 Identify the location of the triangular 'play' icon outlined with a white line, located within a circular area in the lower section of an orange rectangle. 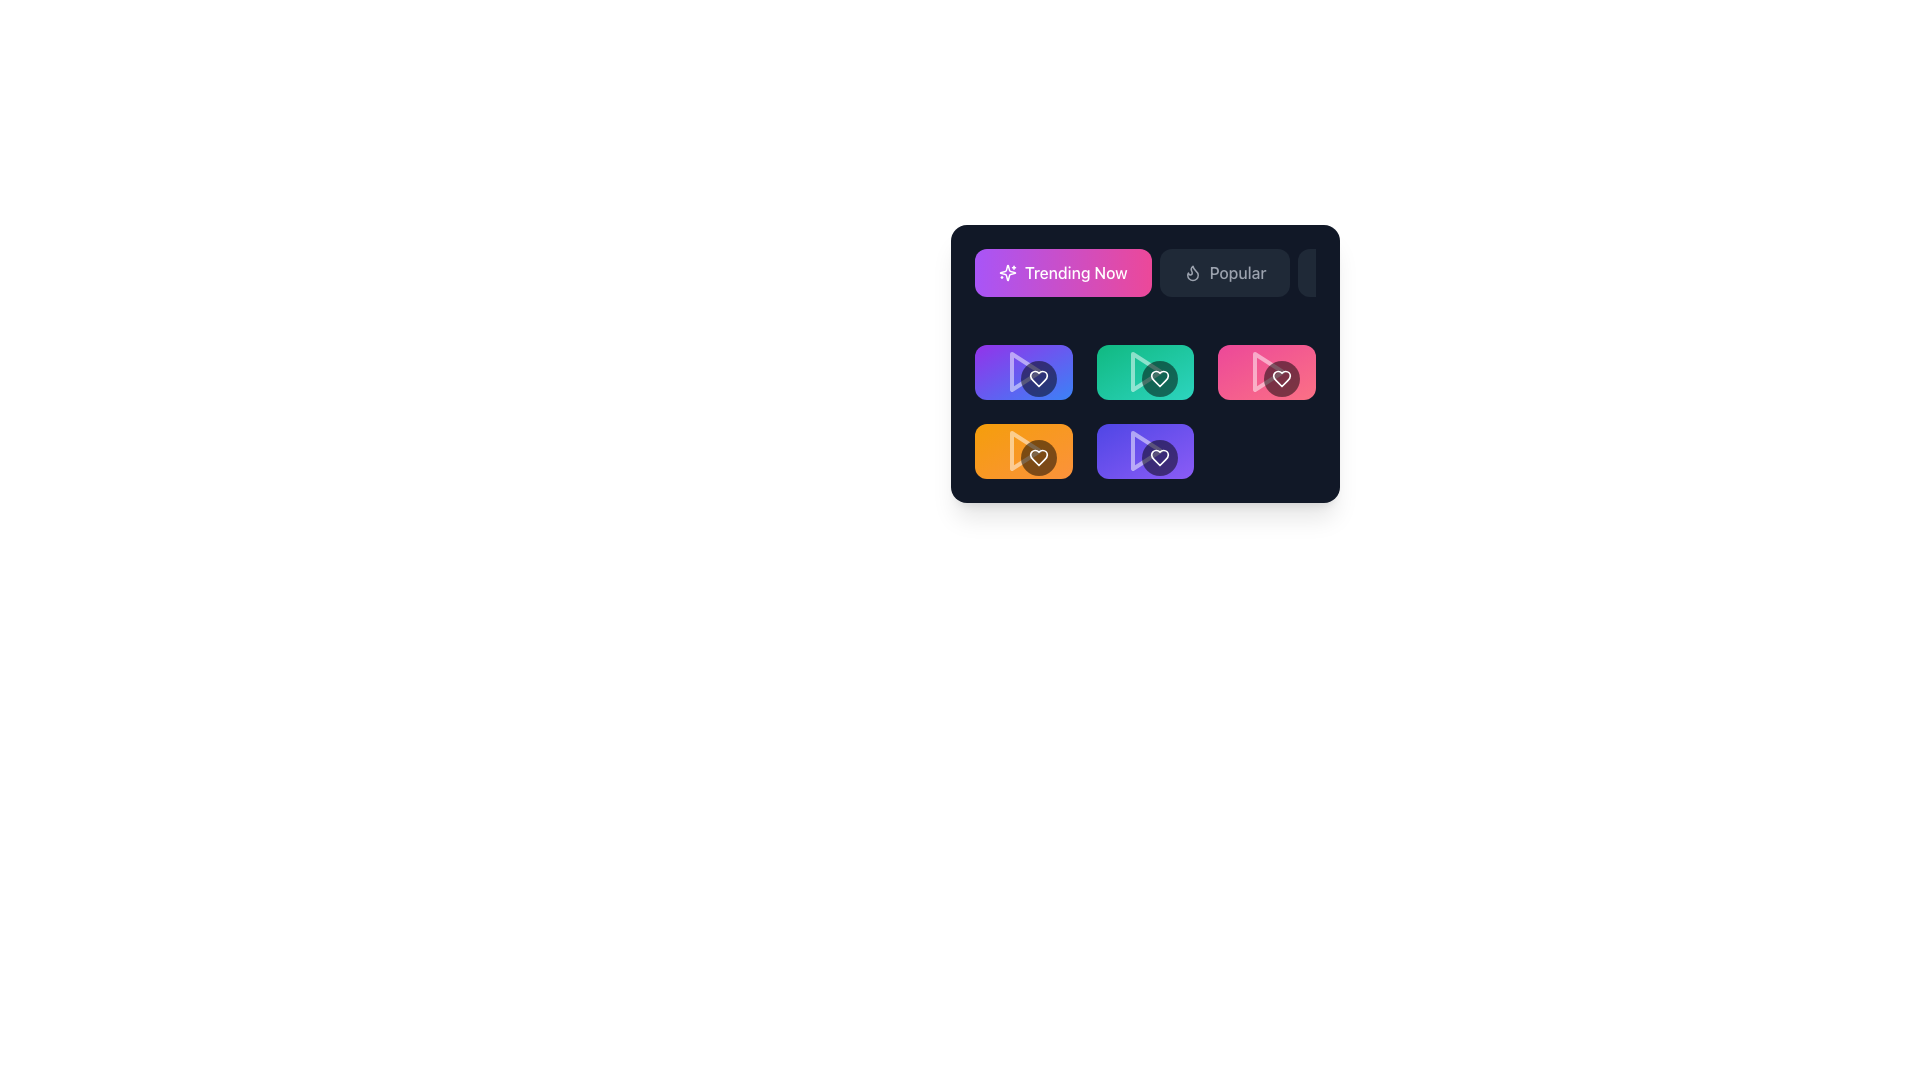
(1023, 451).